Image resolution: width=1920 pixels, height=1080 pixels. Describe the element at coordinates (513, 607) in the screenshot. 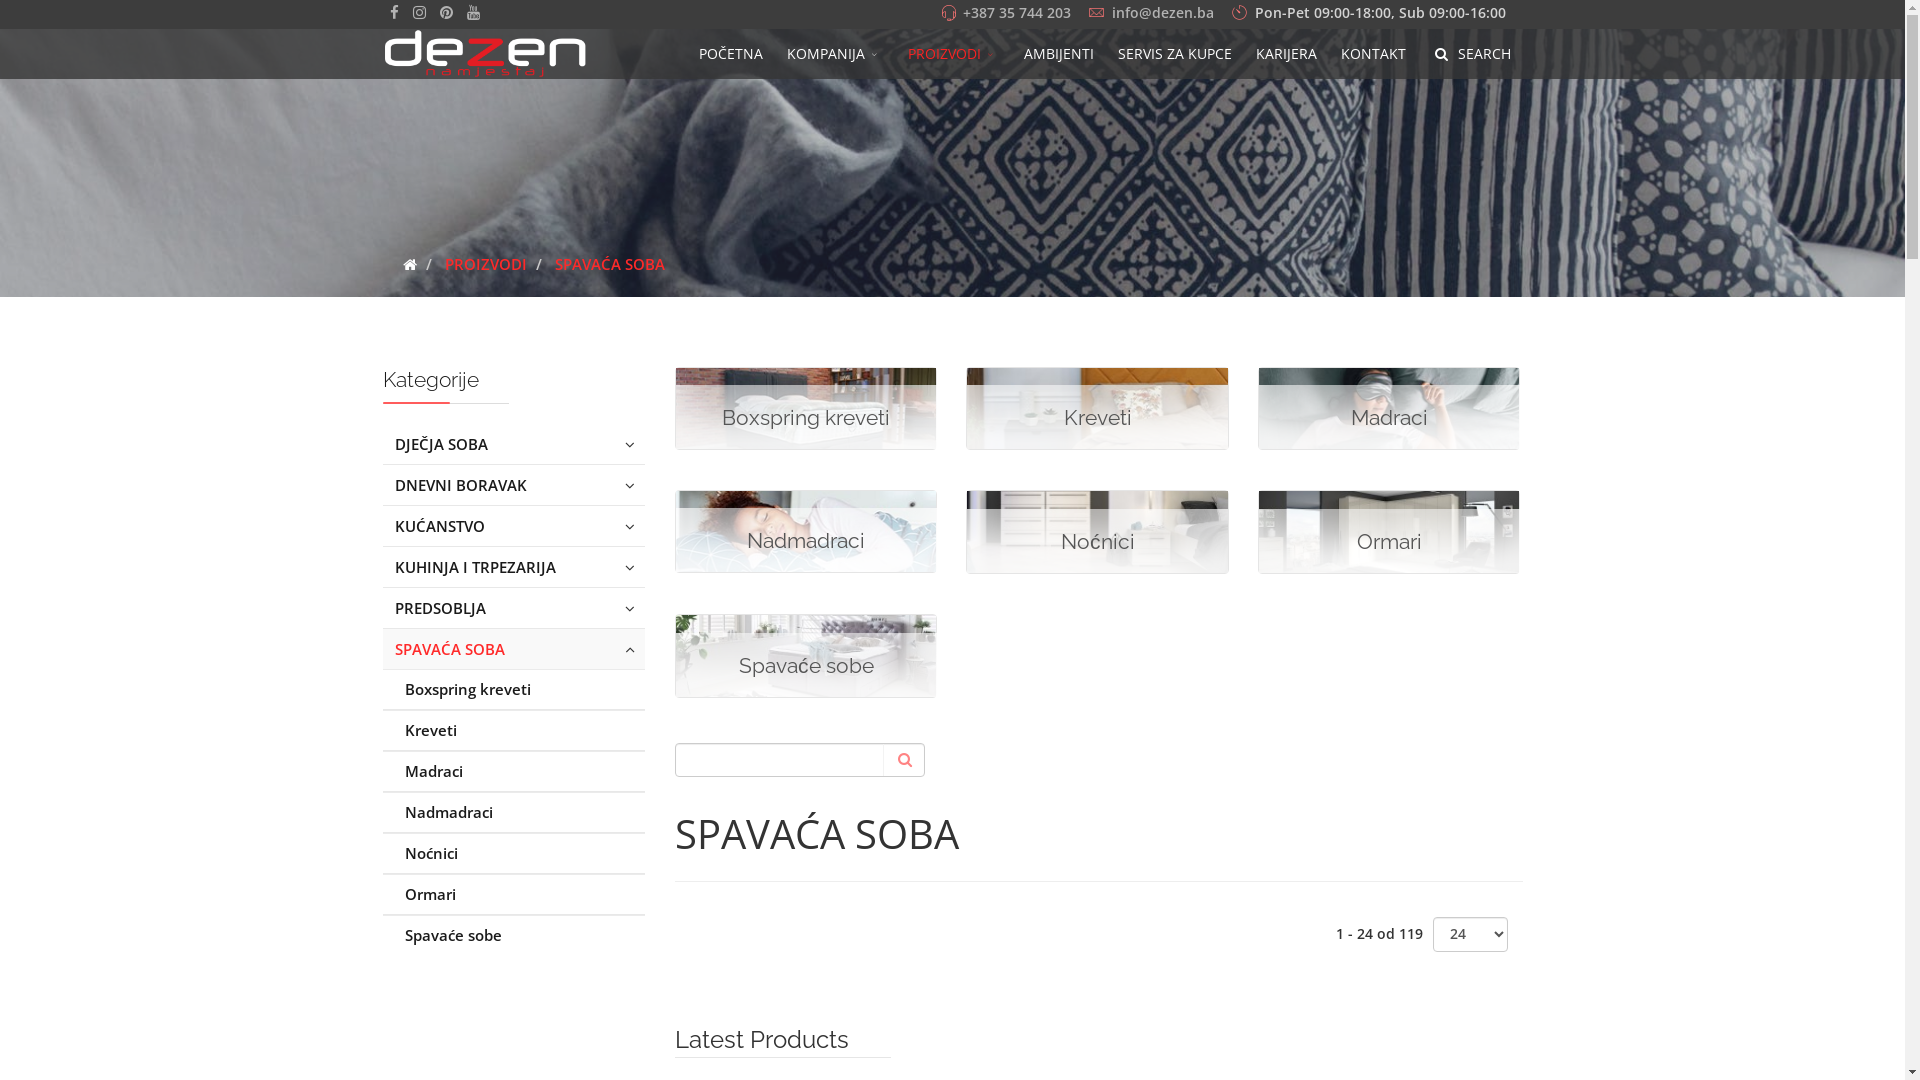

I see `'PREDSOBLJA'` at that location.